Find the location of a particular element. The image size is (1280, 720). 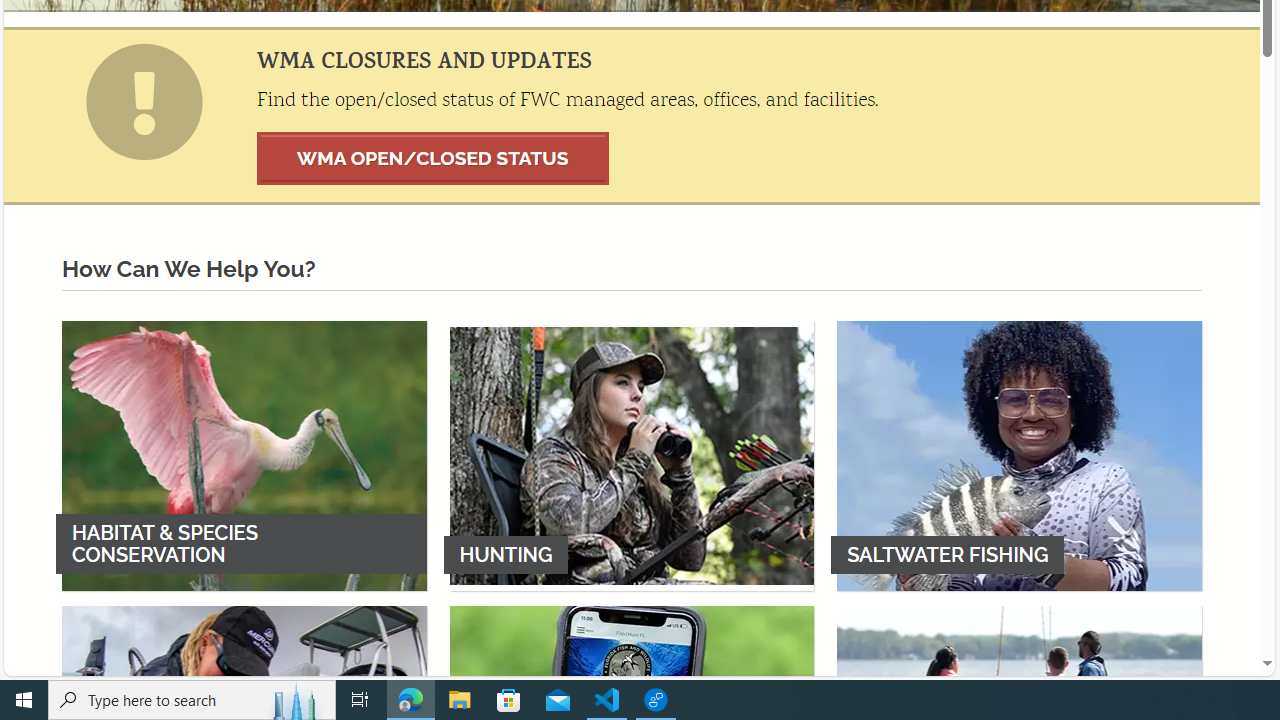

'SALTWATER FISHING' is located at coordinates (1019, 455).